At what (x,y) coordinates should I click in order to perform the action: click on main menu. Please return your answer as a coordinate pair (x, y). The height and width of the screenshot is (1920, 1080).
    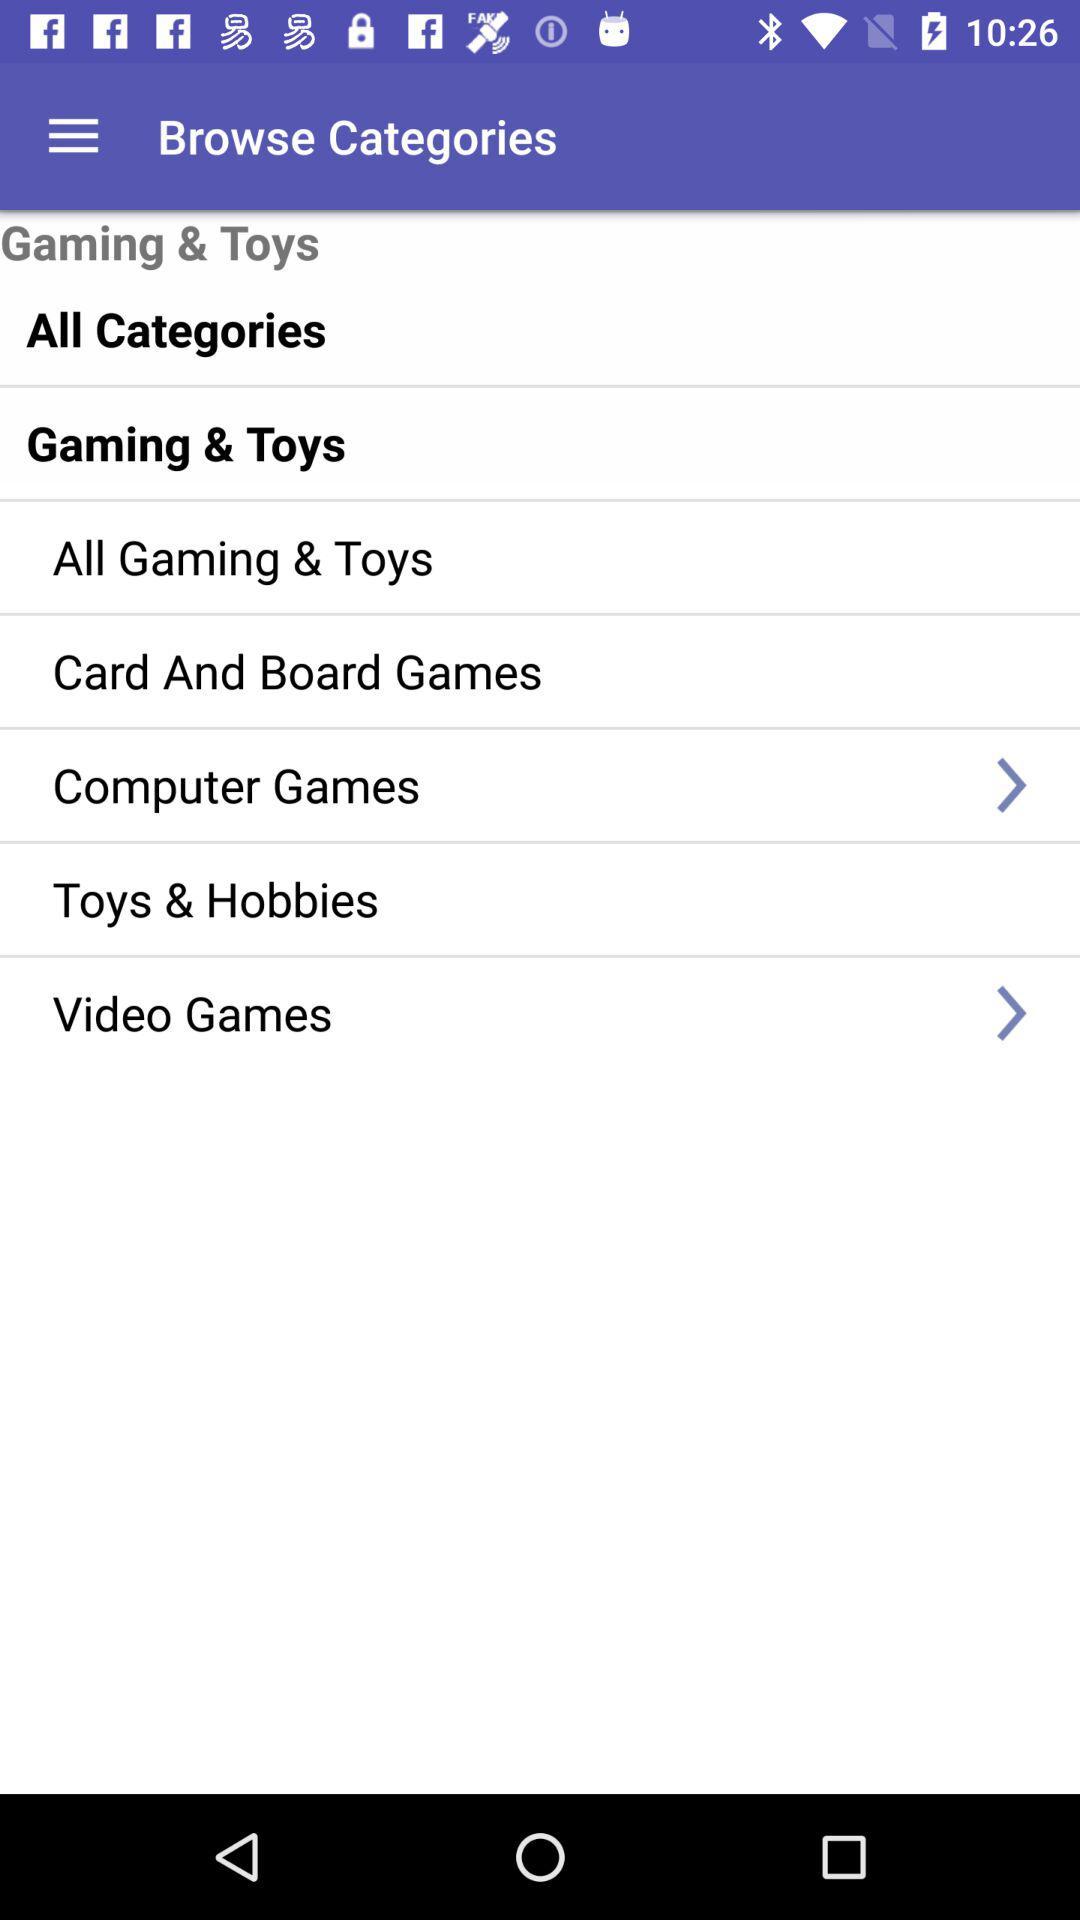
    Looking at the image, I should click on (72, 135).